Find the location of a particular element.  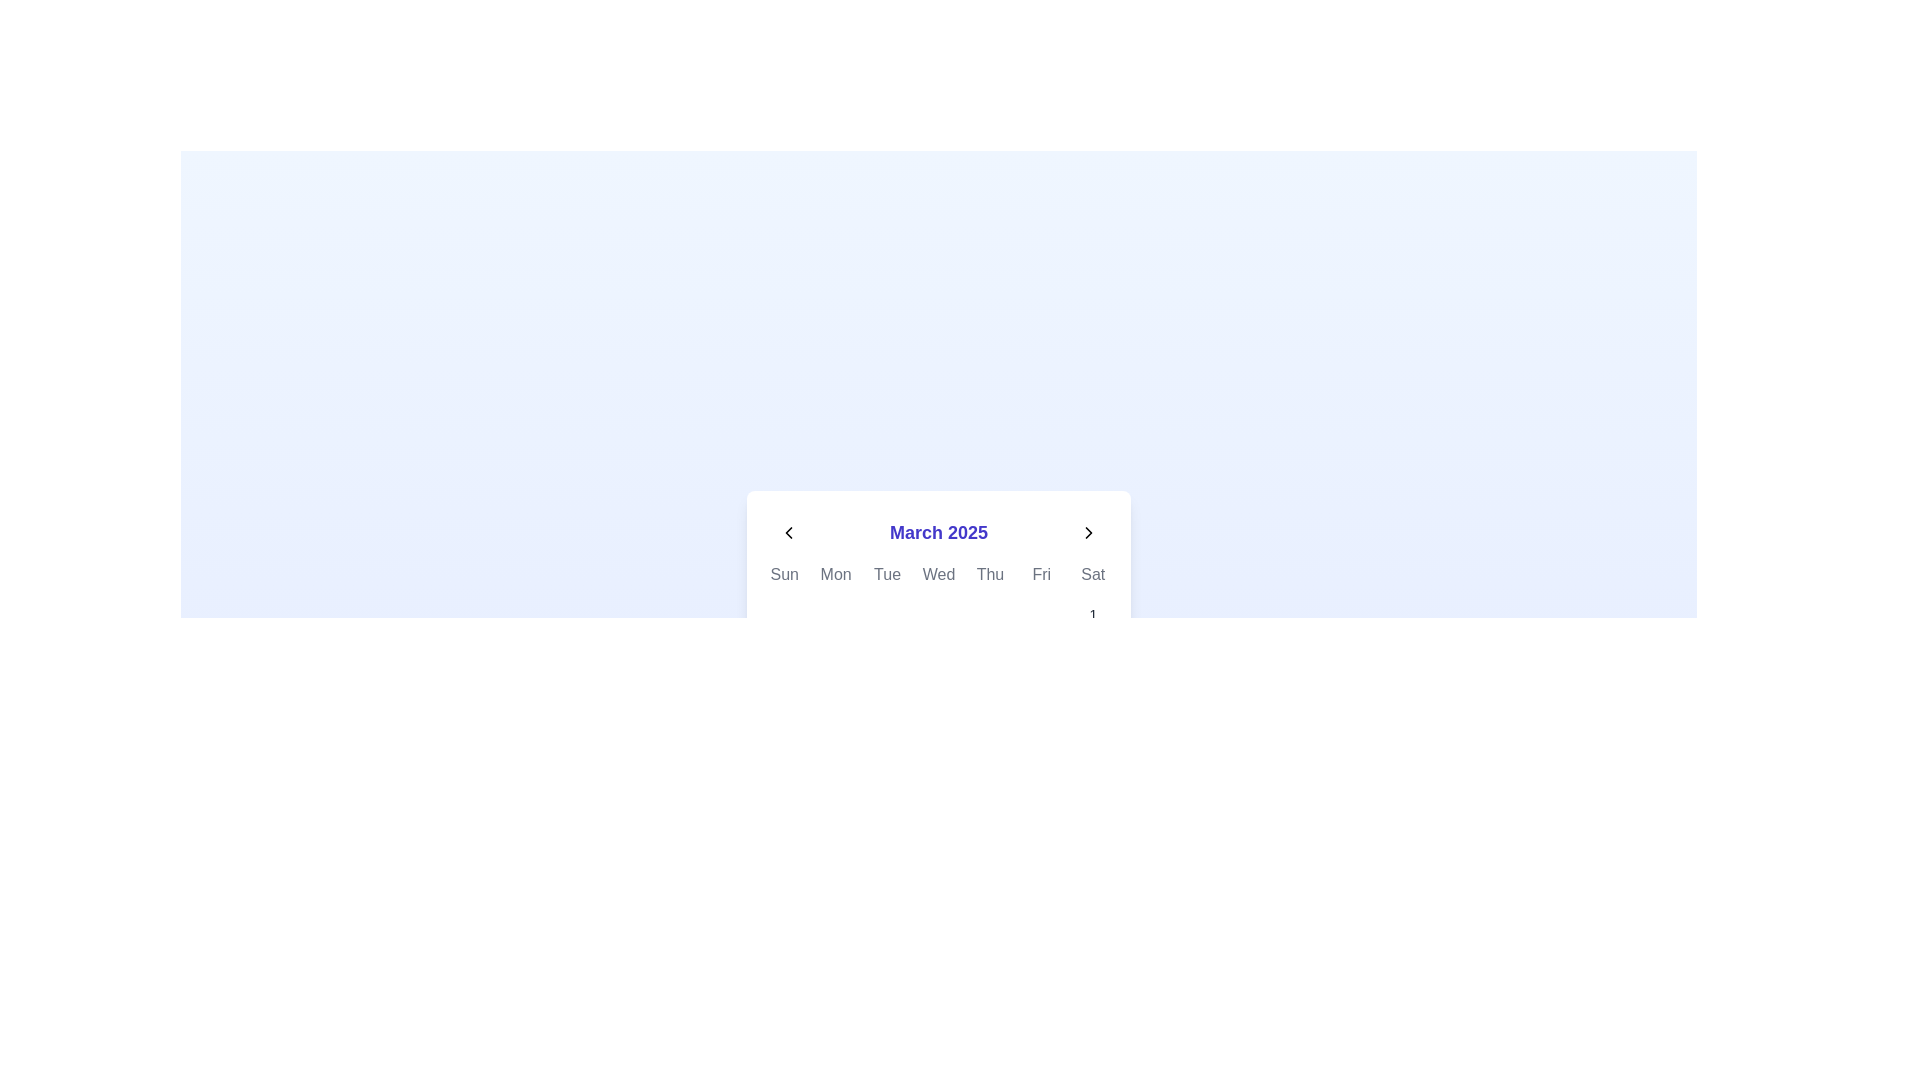

the vector graphic icon located to the left of the text 'March 2025' is located at coordinates (787, 531).